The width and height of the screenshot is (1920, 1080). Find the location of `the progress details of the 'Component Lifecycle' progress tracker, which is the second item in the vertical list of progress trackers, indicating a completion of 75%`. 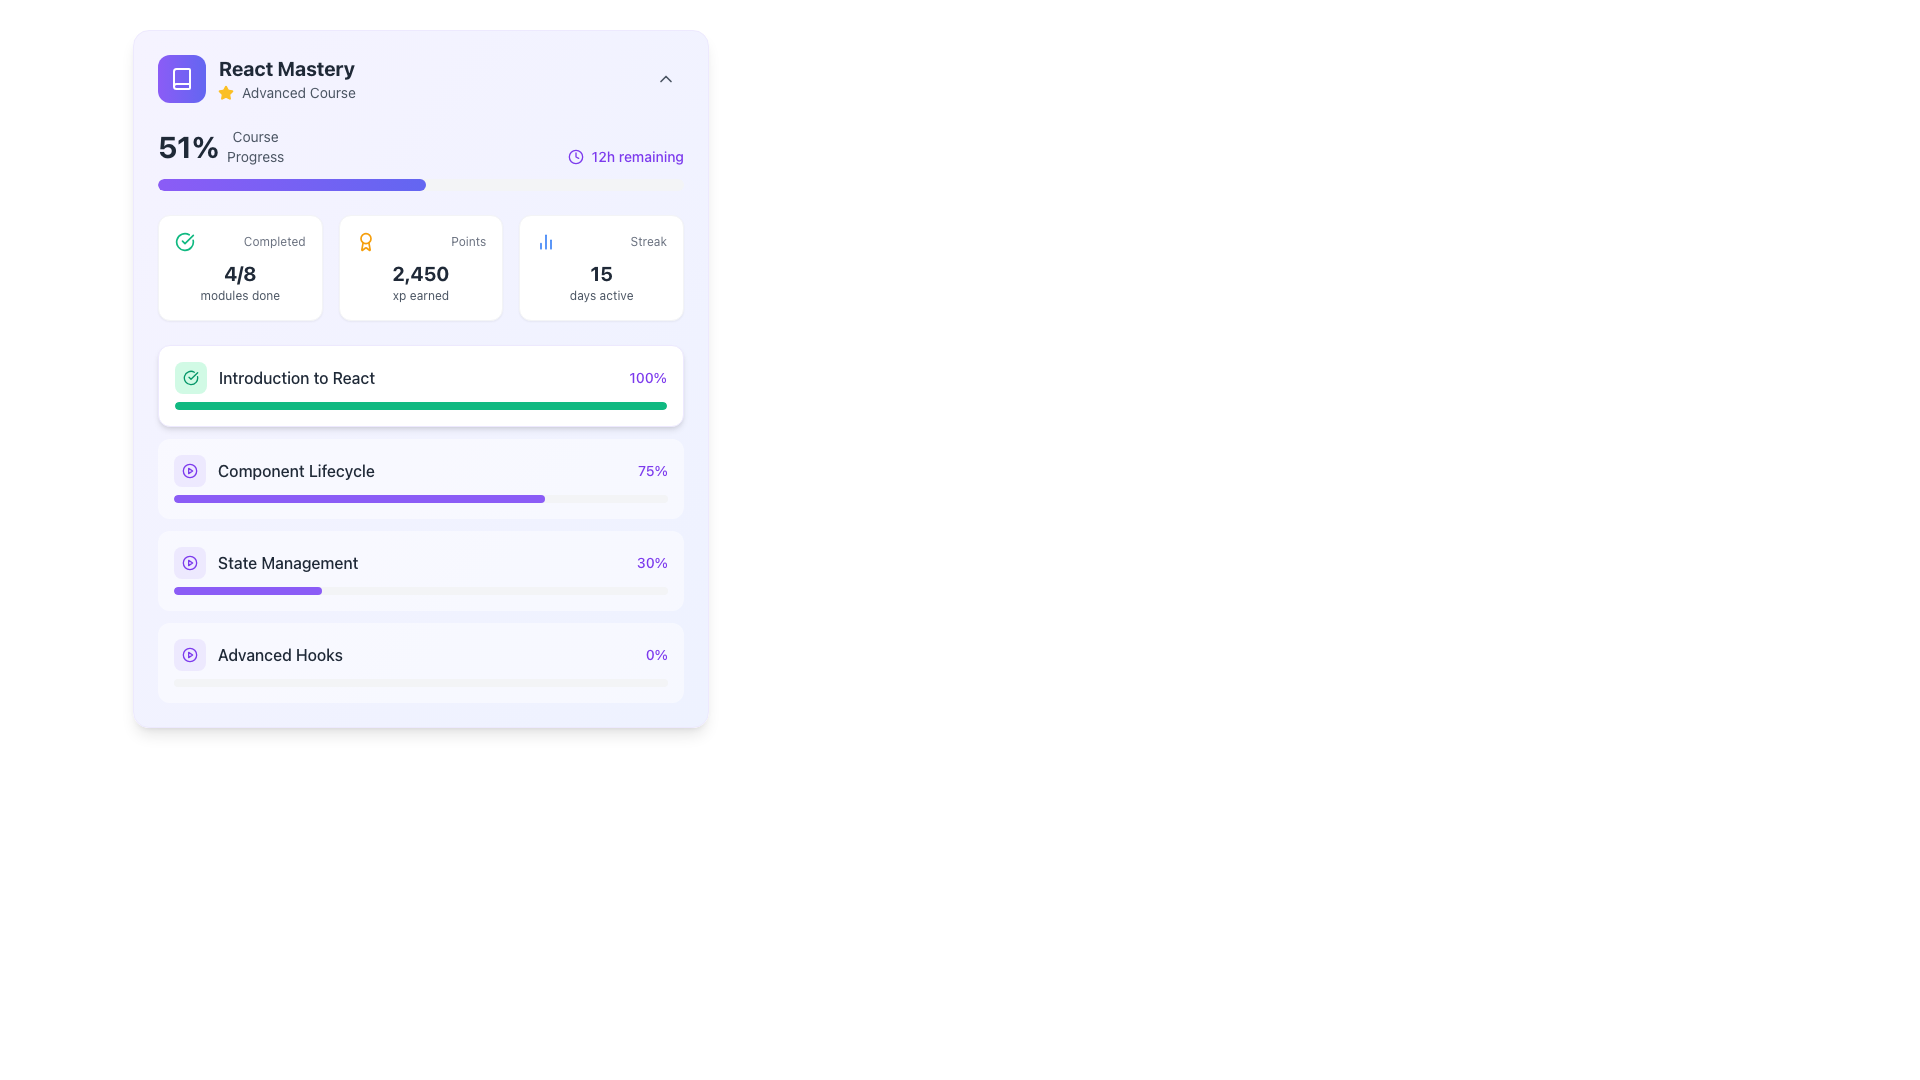

the progress details of the 'Component Lifecycle' progress tracker, which is the second item in the vertical list of progress trackers, indicating a completion of 75% is located at coordinates (420, 523).